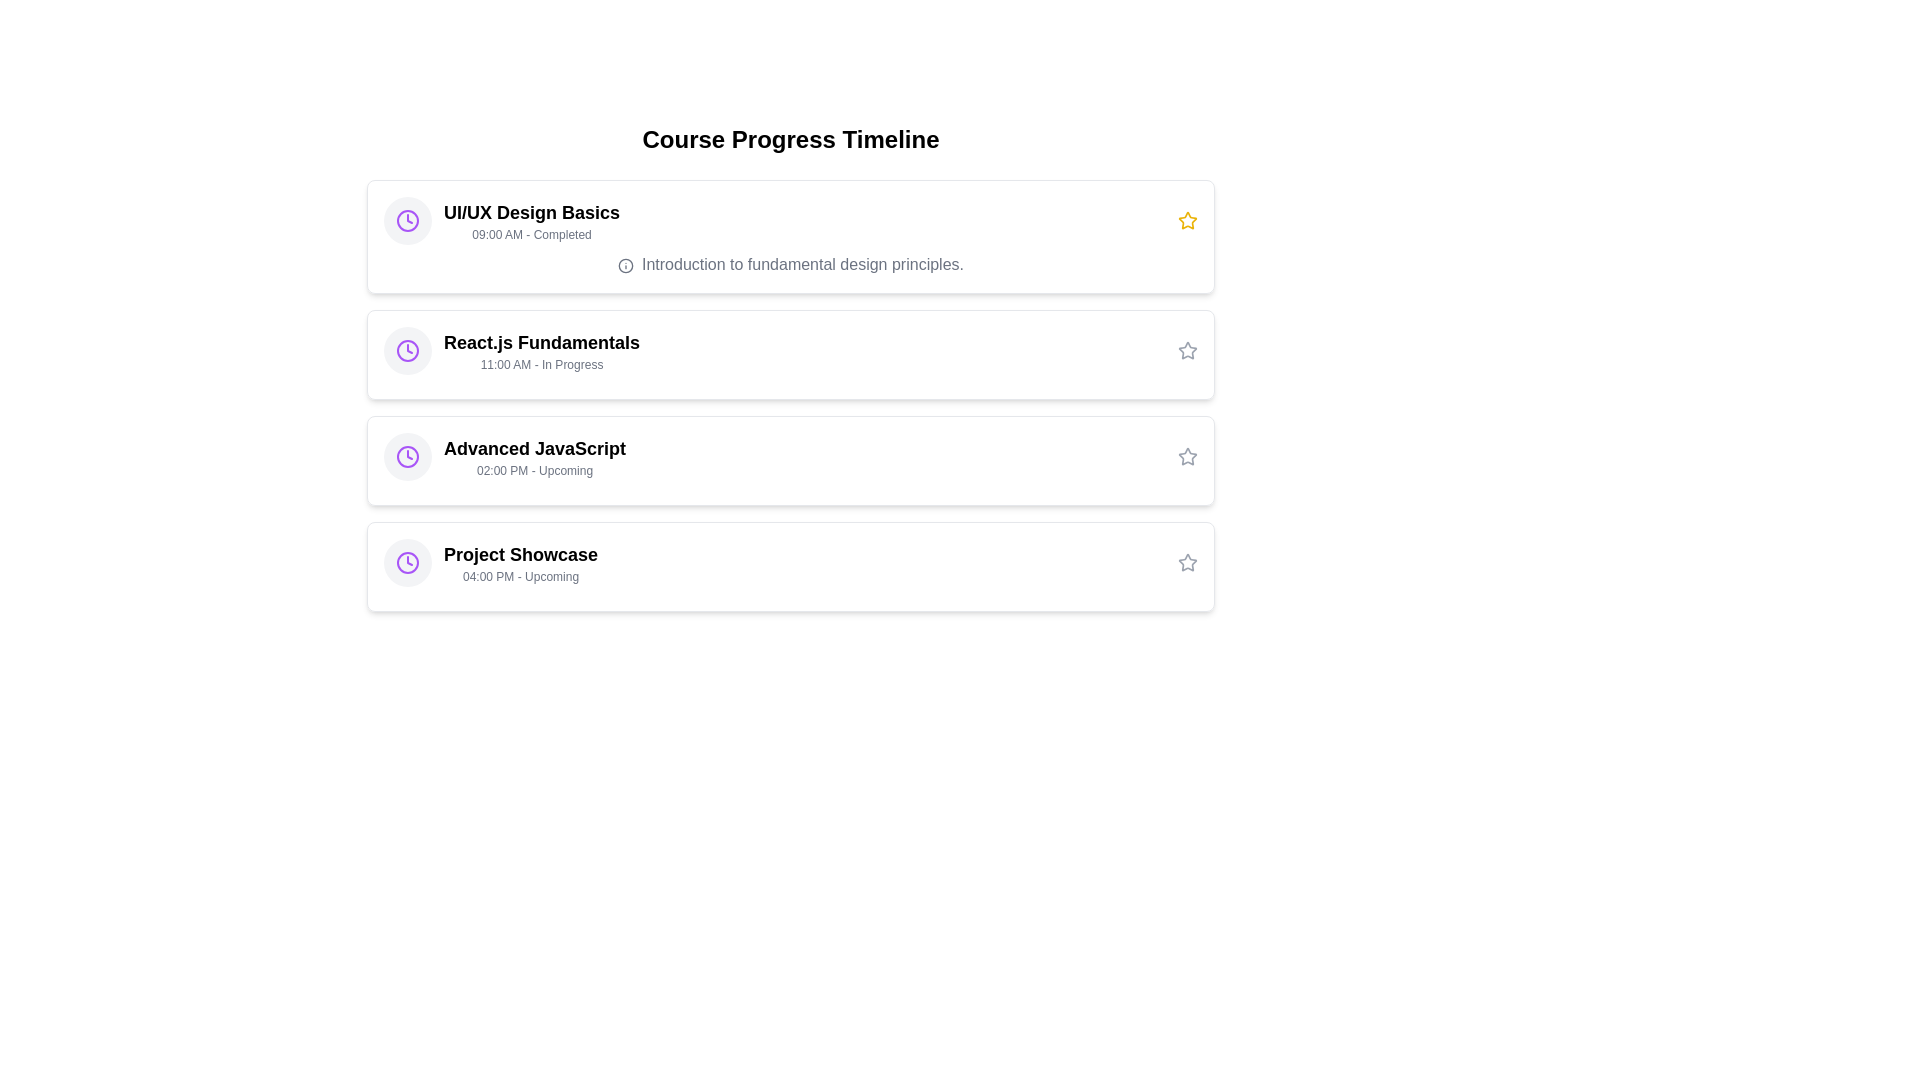  I want to click on the text label reading 'Introduction to fundamental design principles' which is styled in light gray, located below the heading 'UI/UX Design Basics', so click(790, 264).